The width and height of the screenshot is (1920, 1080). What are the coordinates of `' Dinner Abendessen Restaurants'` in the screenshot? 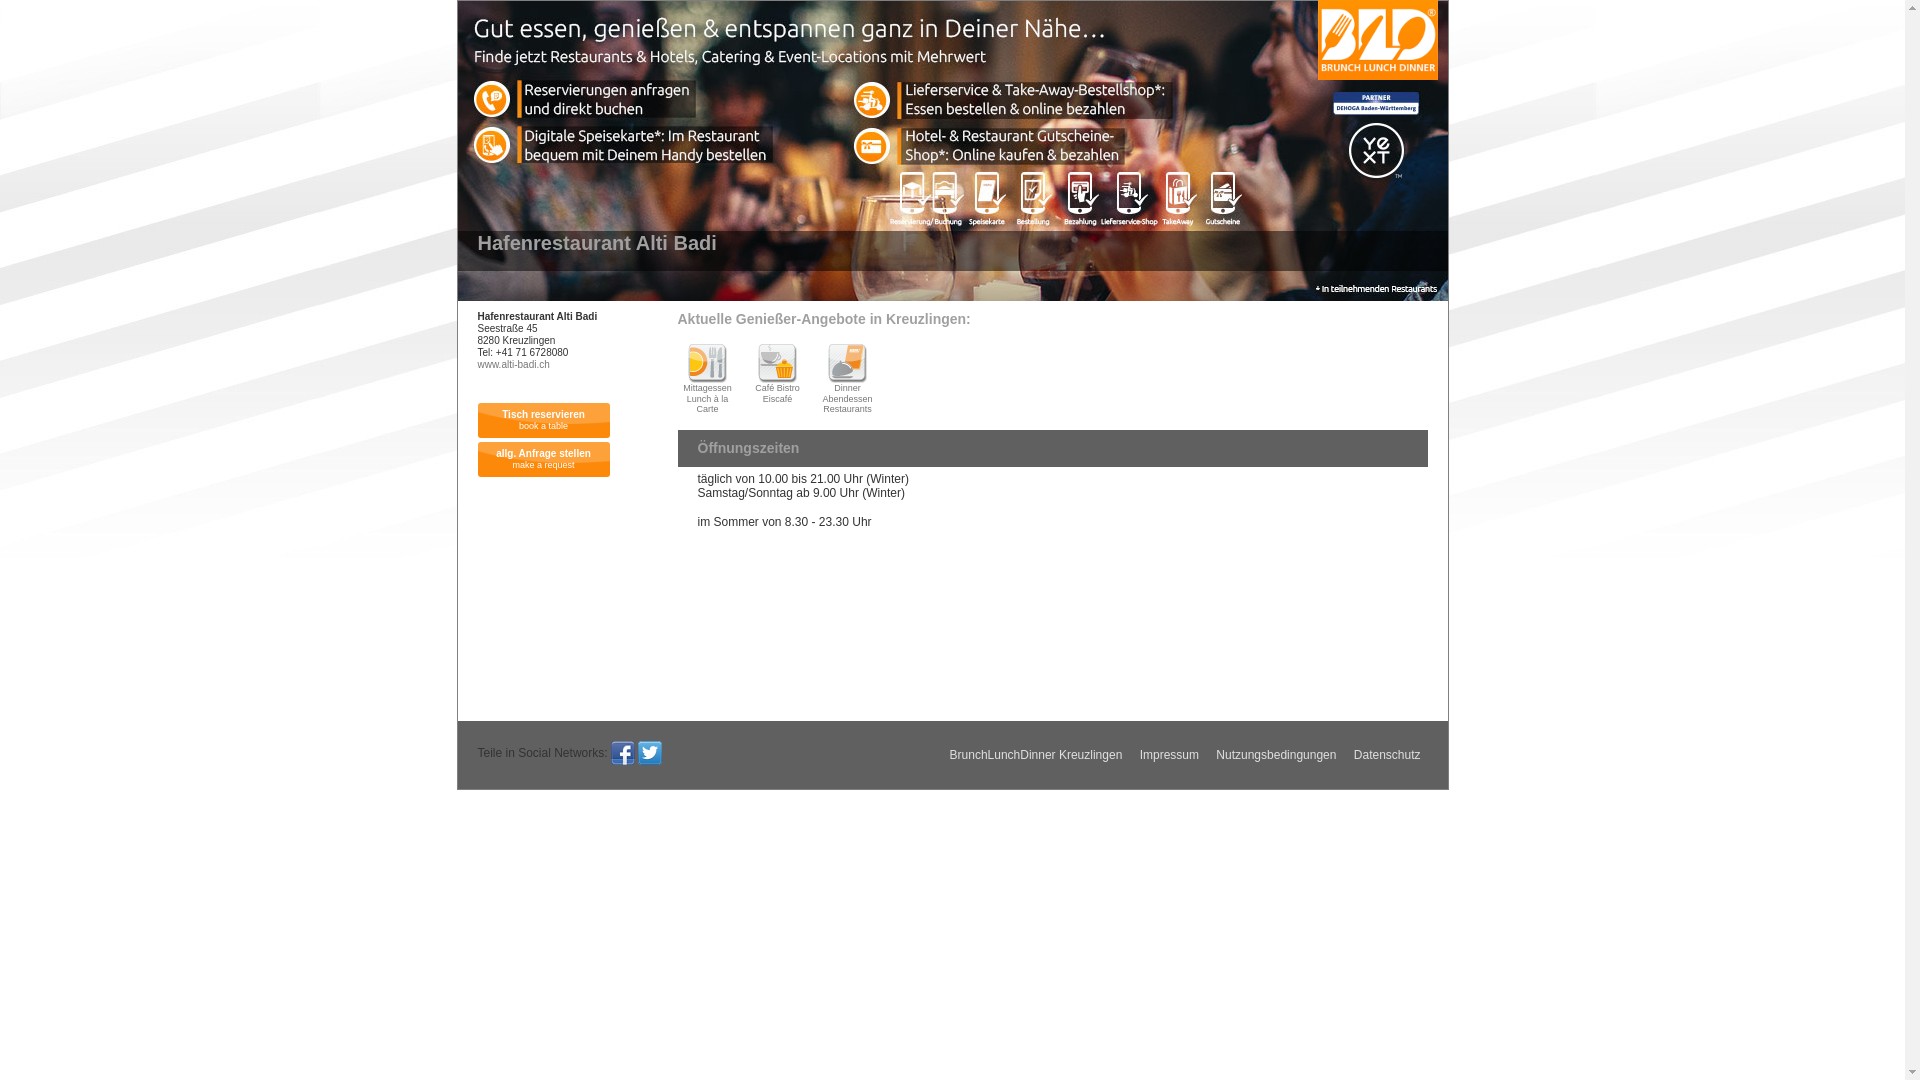 It's located at (817, 378).